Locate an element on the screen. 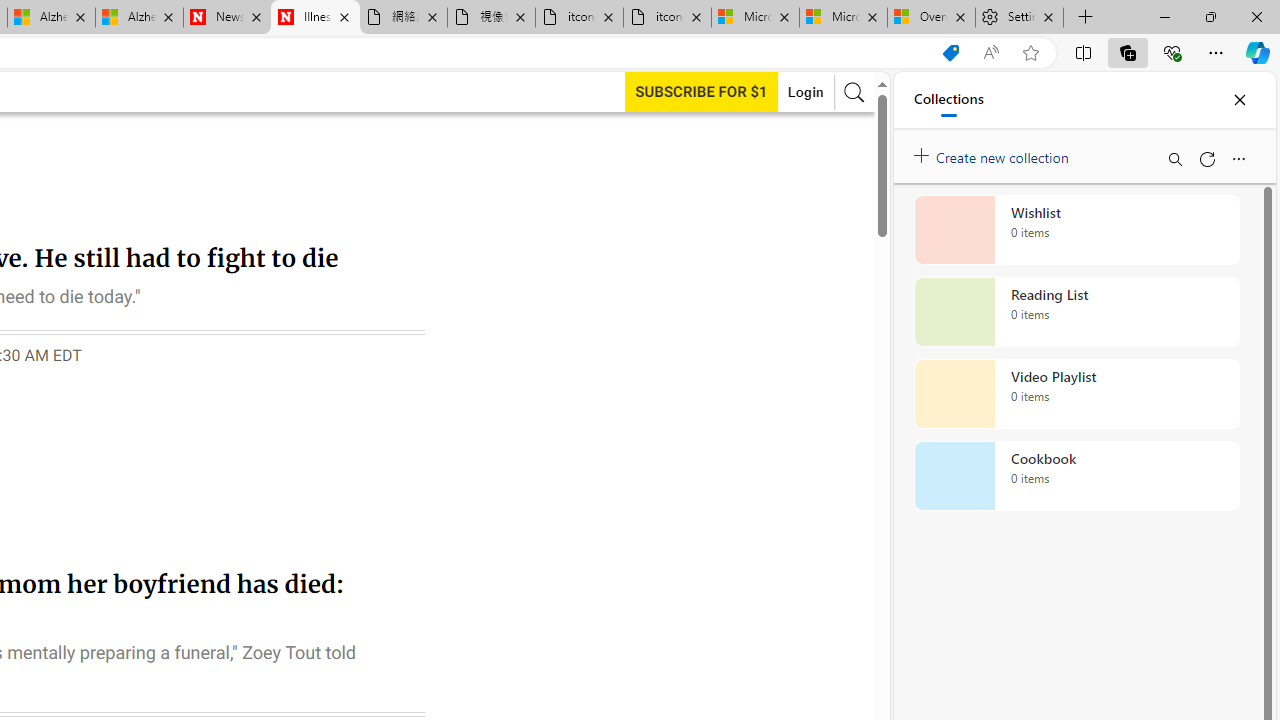  'Create new collection' is located at coordinates (995, 152).